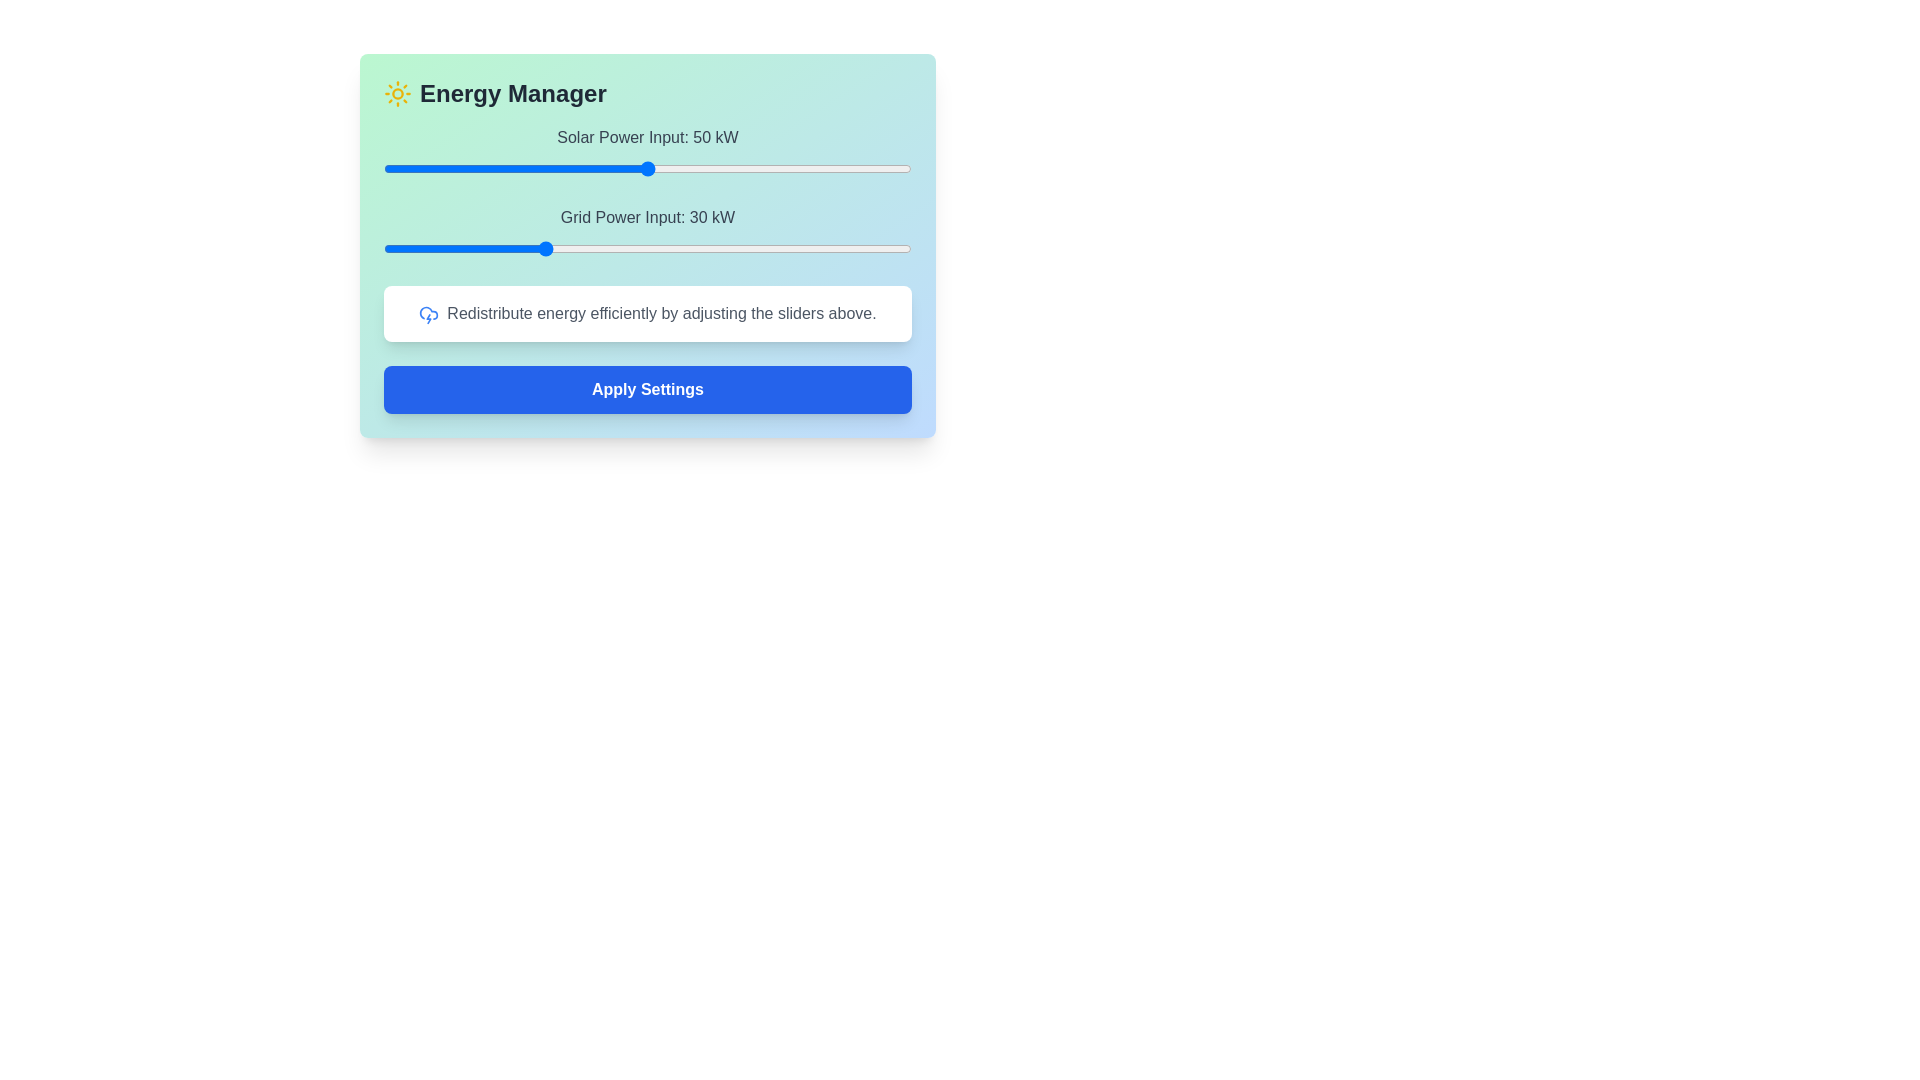 Image resolution: width=1920 pixels, height=1080 pixels. What do you see at coordinates (653, 248) in the screenshot?
I see `the Grid Power Input slider to 51 kW` at bounding box center [653, 248].